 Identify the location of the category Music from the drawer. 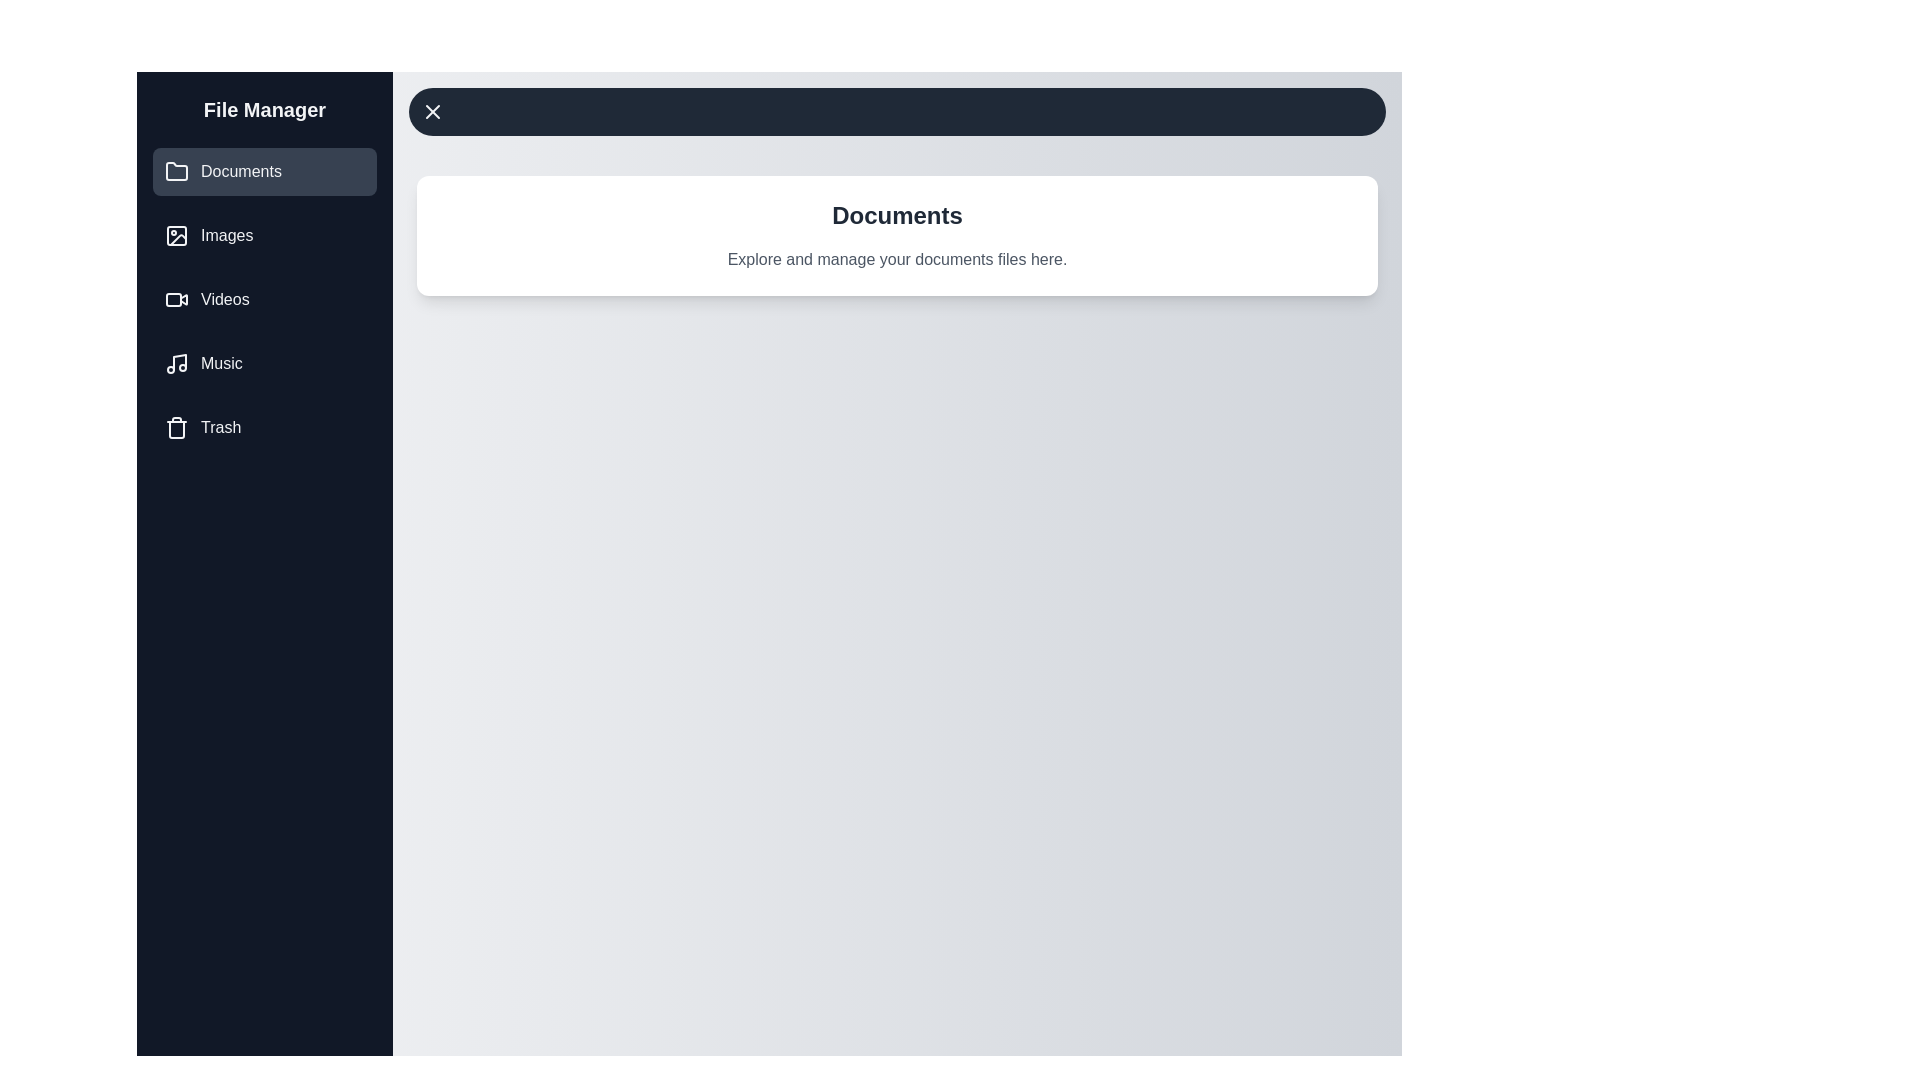
(263, 363).